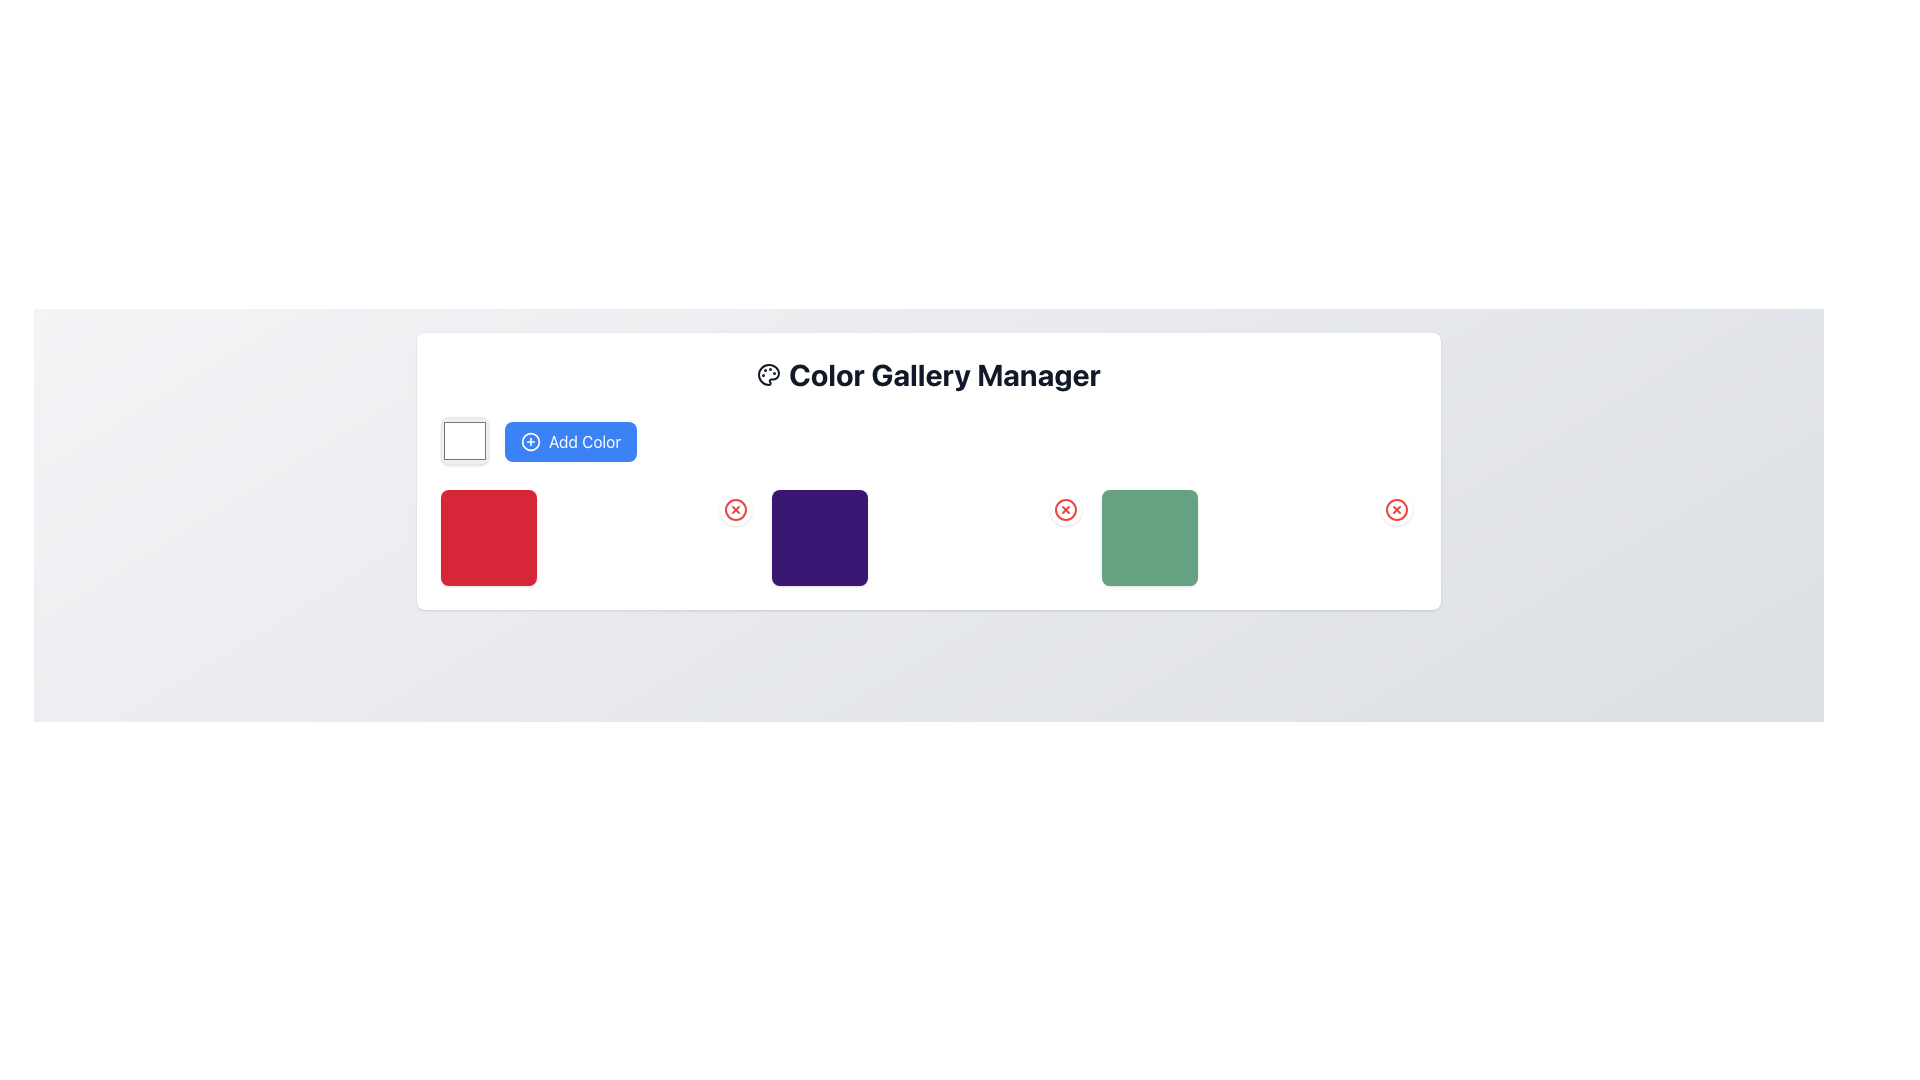 The height and width of the screenshot is (1080, 1920). What do you see at coordinates (928, 374) in the screenshot?
I see `the prominent heading 'Color Gallery Manager' with an icon resembling a palette, located near the top center of the interface` at bounding box center [928, 374].